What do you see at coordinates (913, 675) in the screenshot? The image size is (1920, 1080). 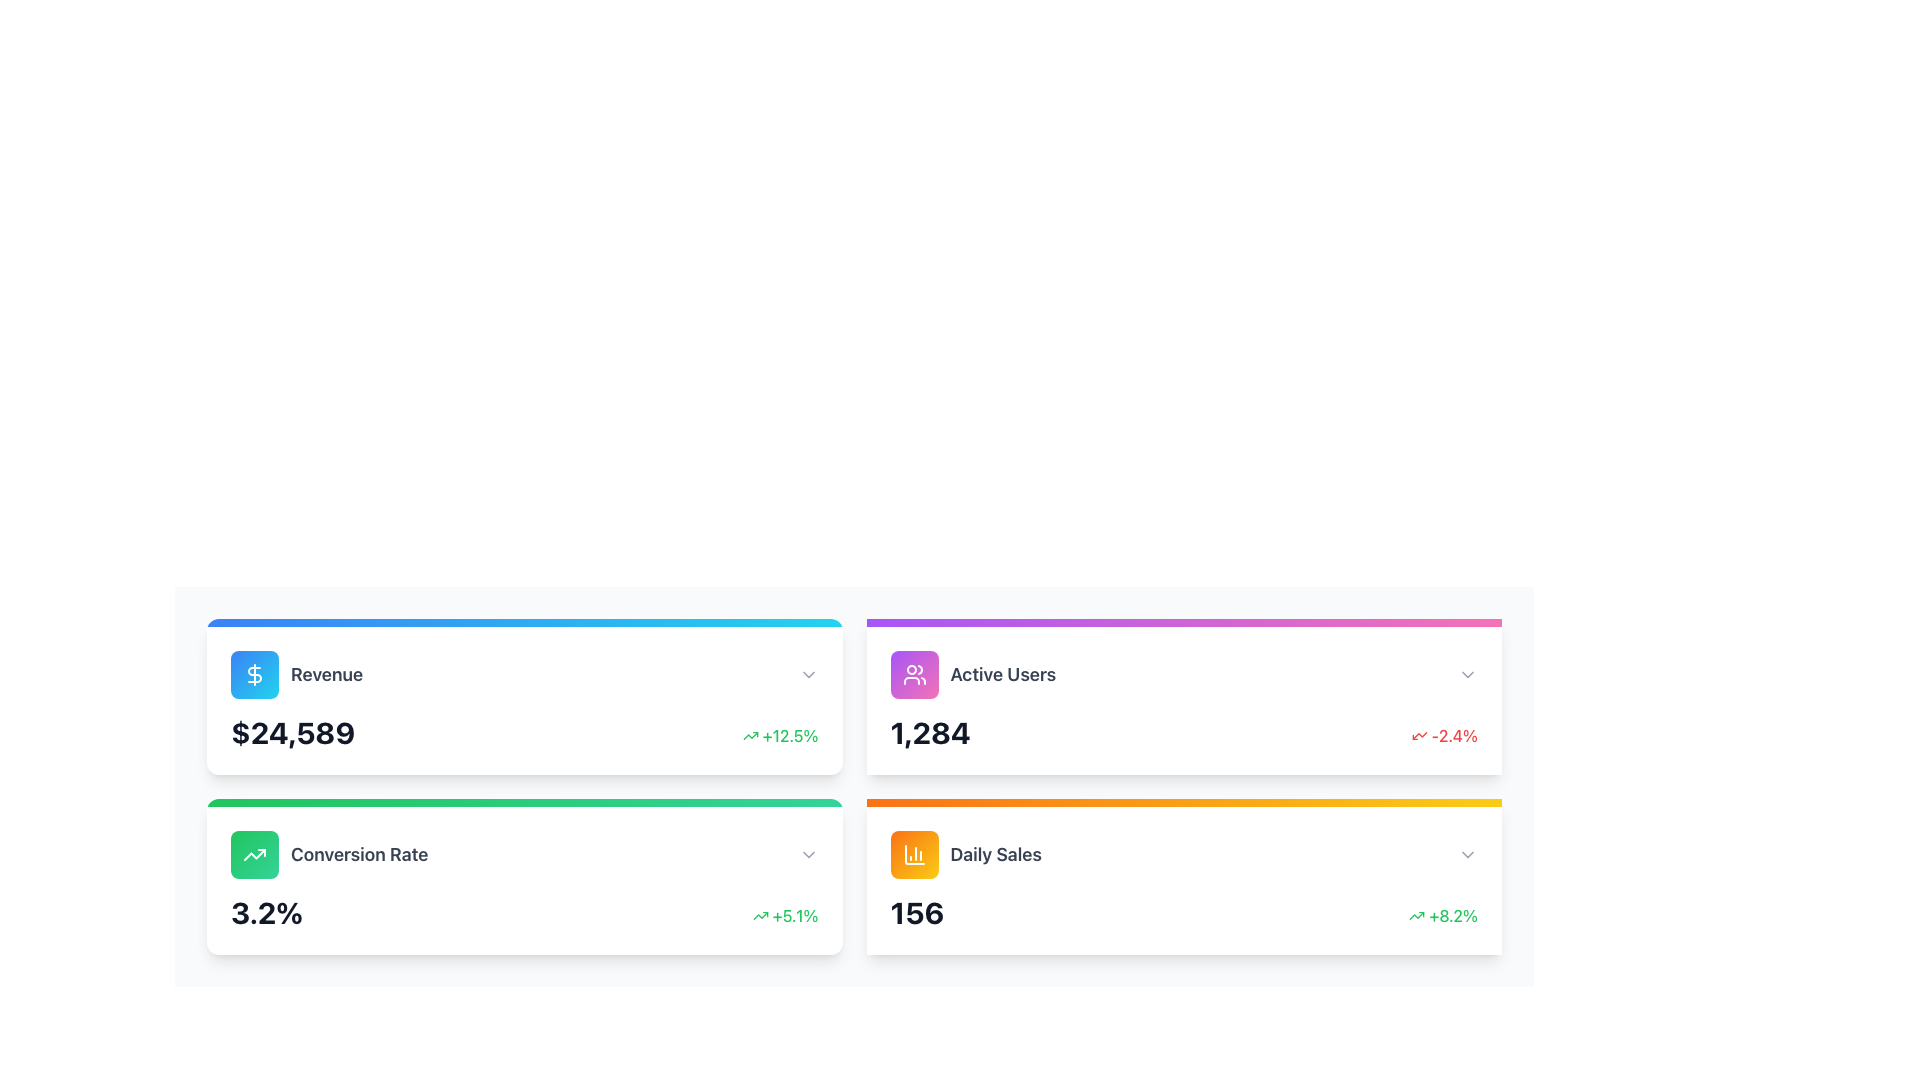 I see `the small rectangular icon with a gradient background from purple to pink, featuring a white outline of three people, located within the 'Active Users' card` at bounding box center [913, 675].